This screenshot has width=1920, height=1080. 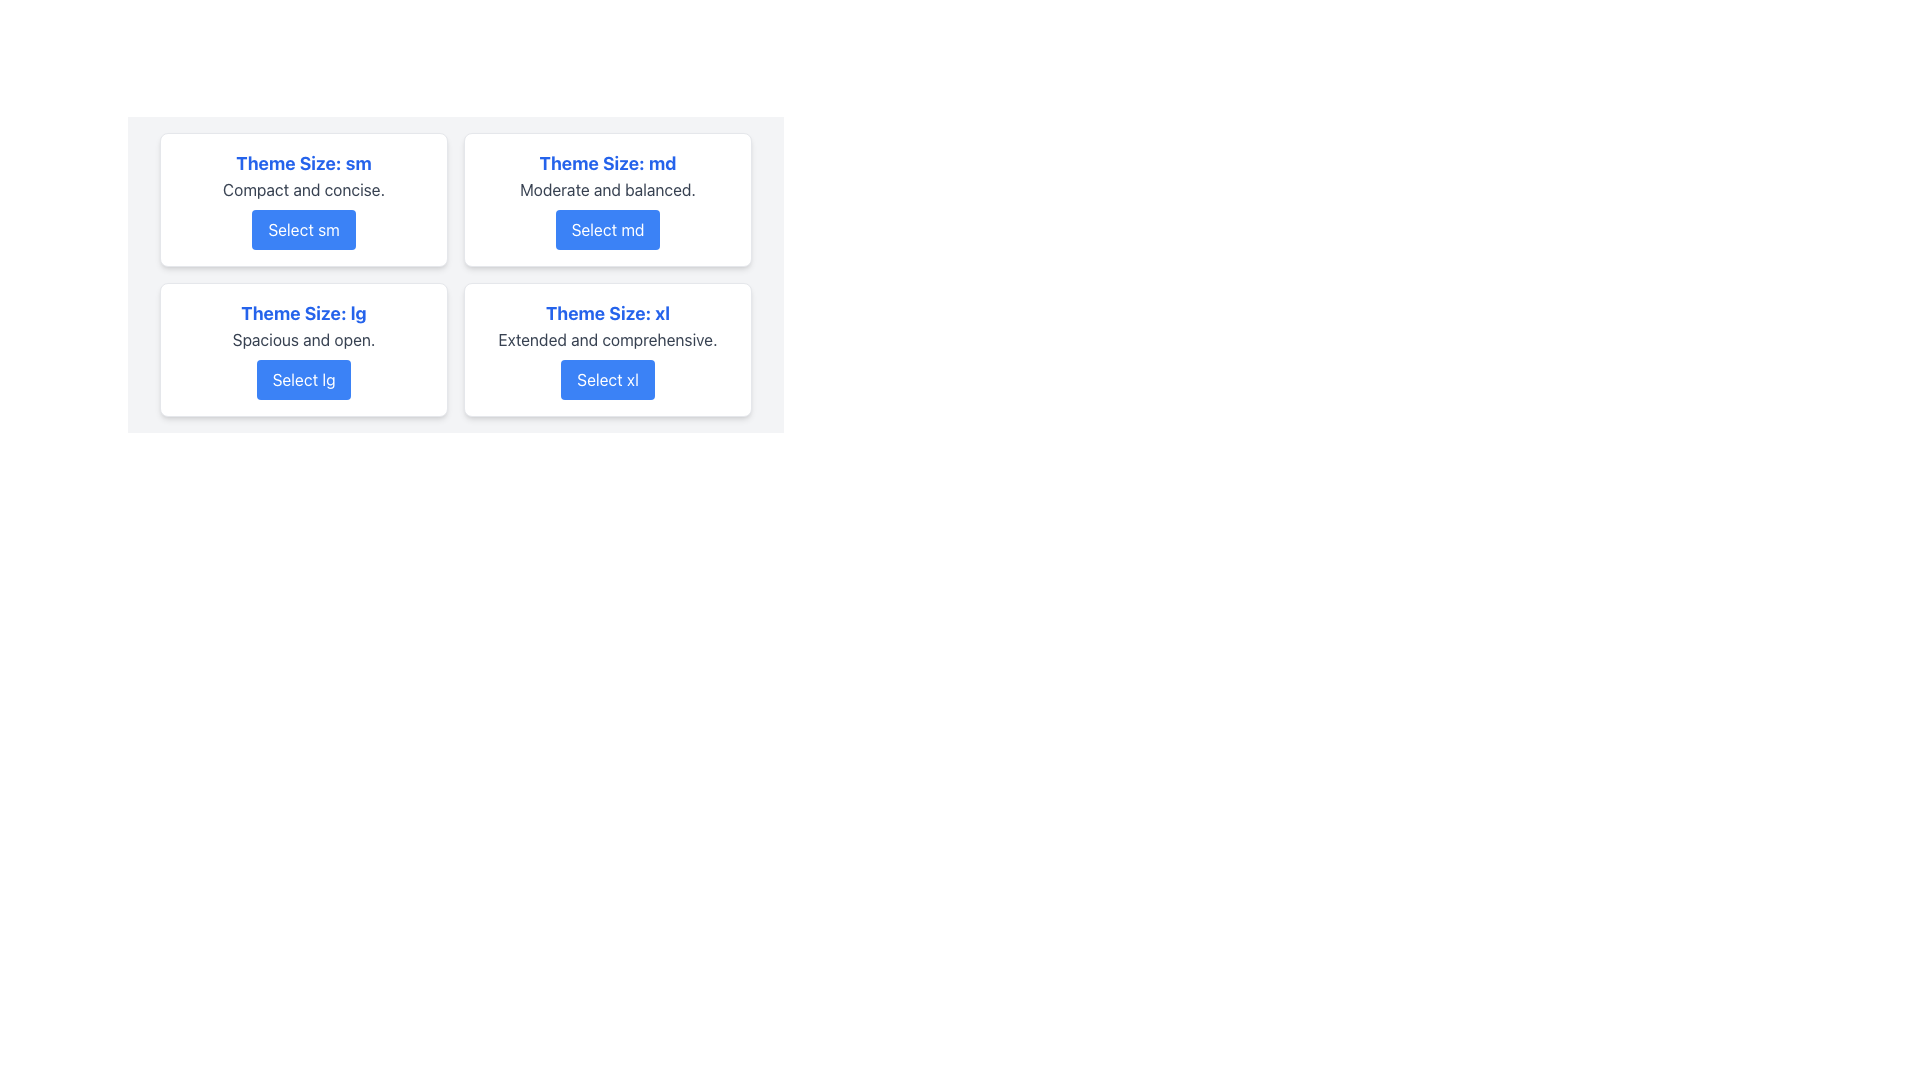 What do you see at coordinates (607, 380) in the screenshot?
I see `the rectangular button with a blue background labeled 'Select xl'` at bounding box center [607, 380].